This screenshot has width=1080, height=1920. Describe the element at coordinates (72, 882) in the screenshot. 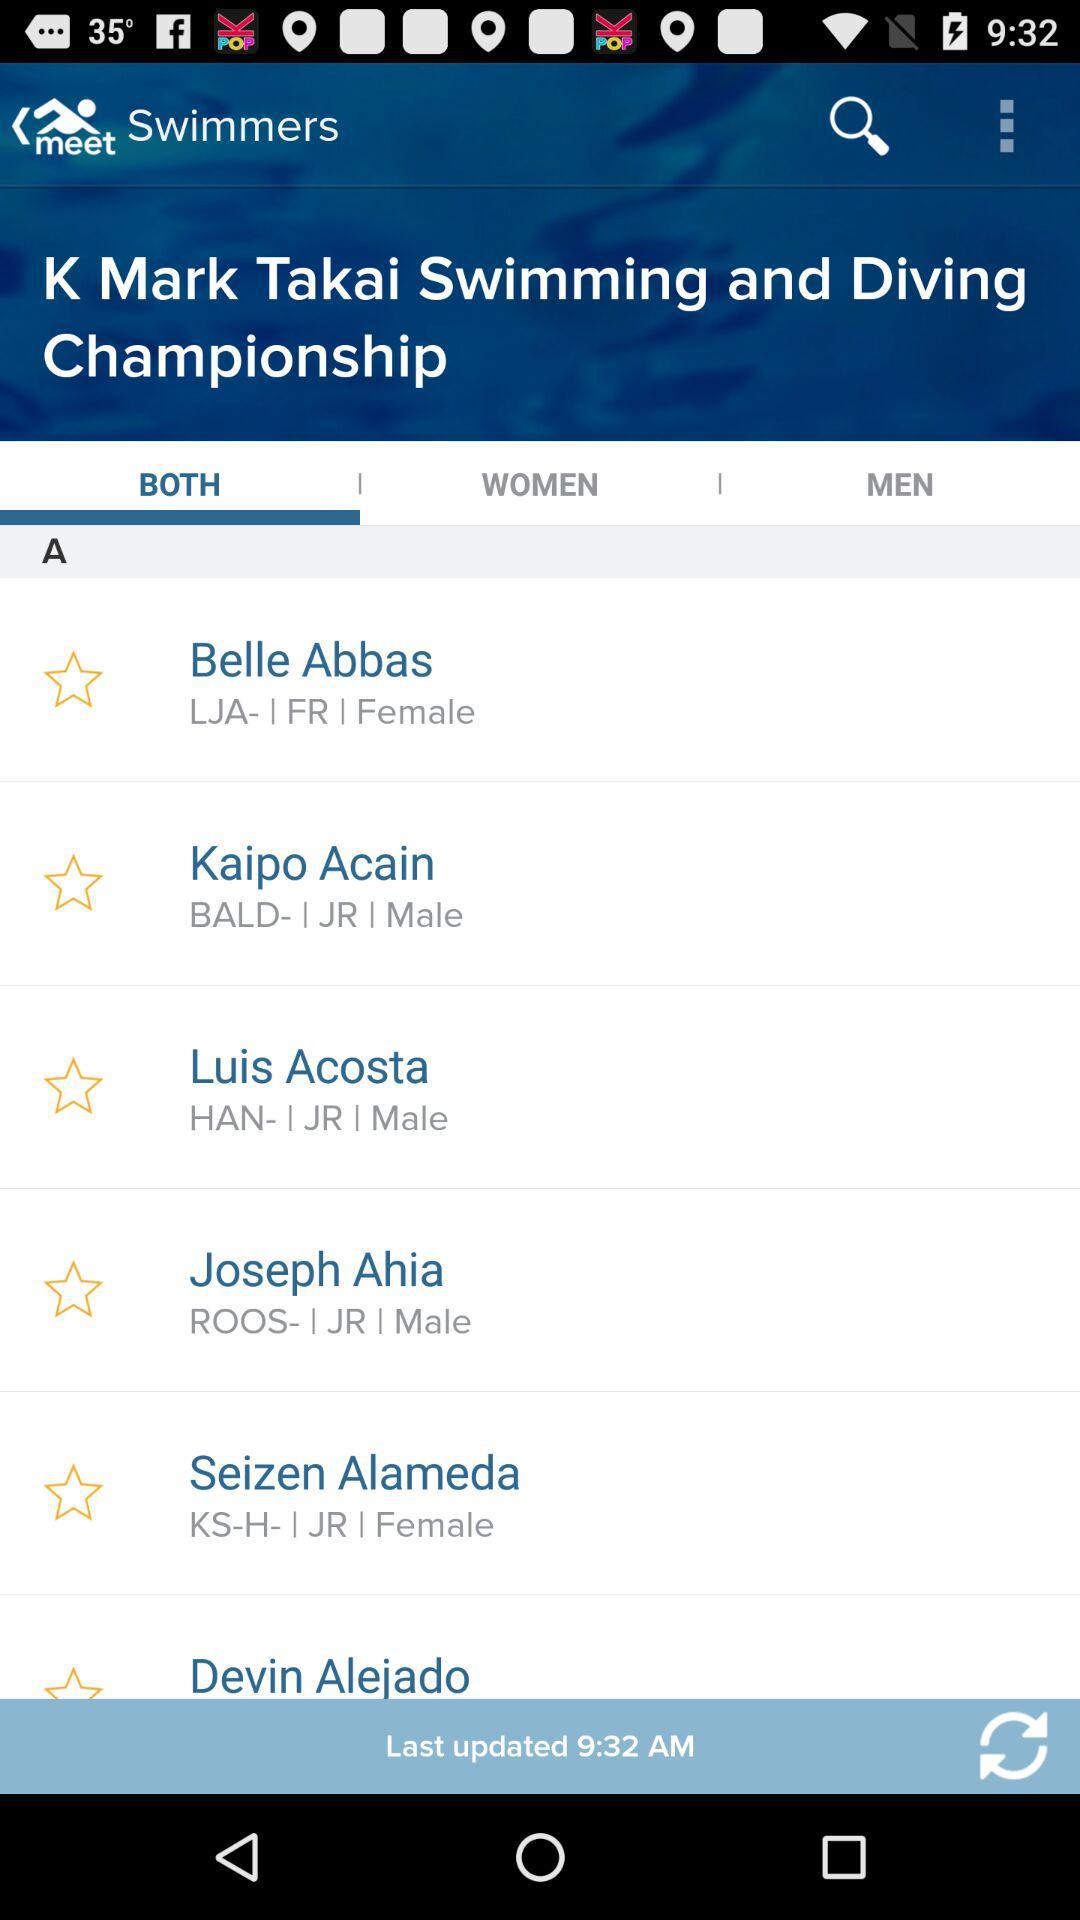

I see `favorite` at that location.